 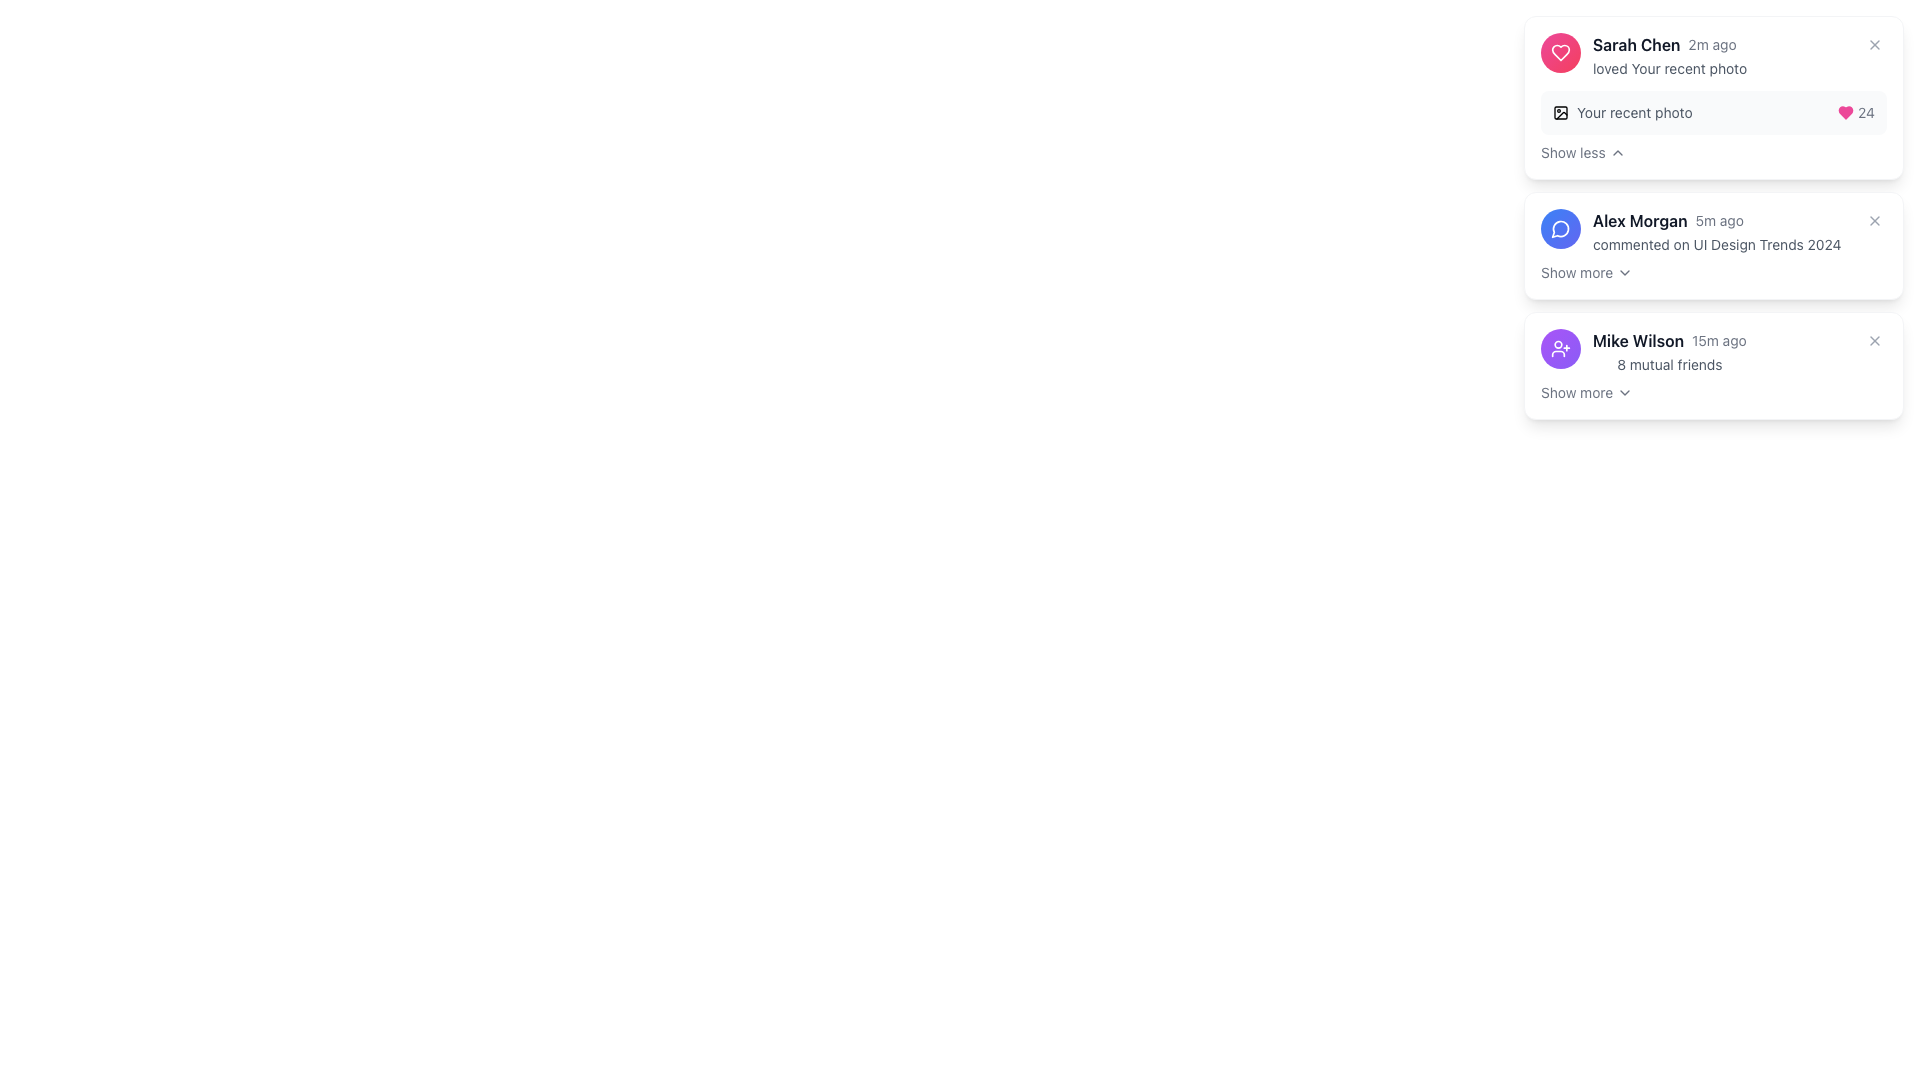 I want to click on the 'Show more' interactive text link located at the bottom-right of a notification card featuring 'Mike Wilson' and '8 mutual friends', so click(x=1586, y=393).